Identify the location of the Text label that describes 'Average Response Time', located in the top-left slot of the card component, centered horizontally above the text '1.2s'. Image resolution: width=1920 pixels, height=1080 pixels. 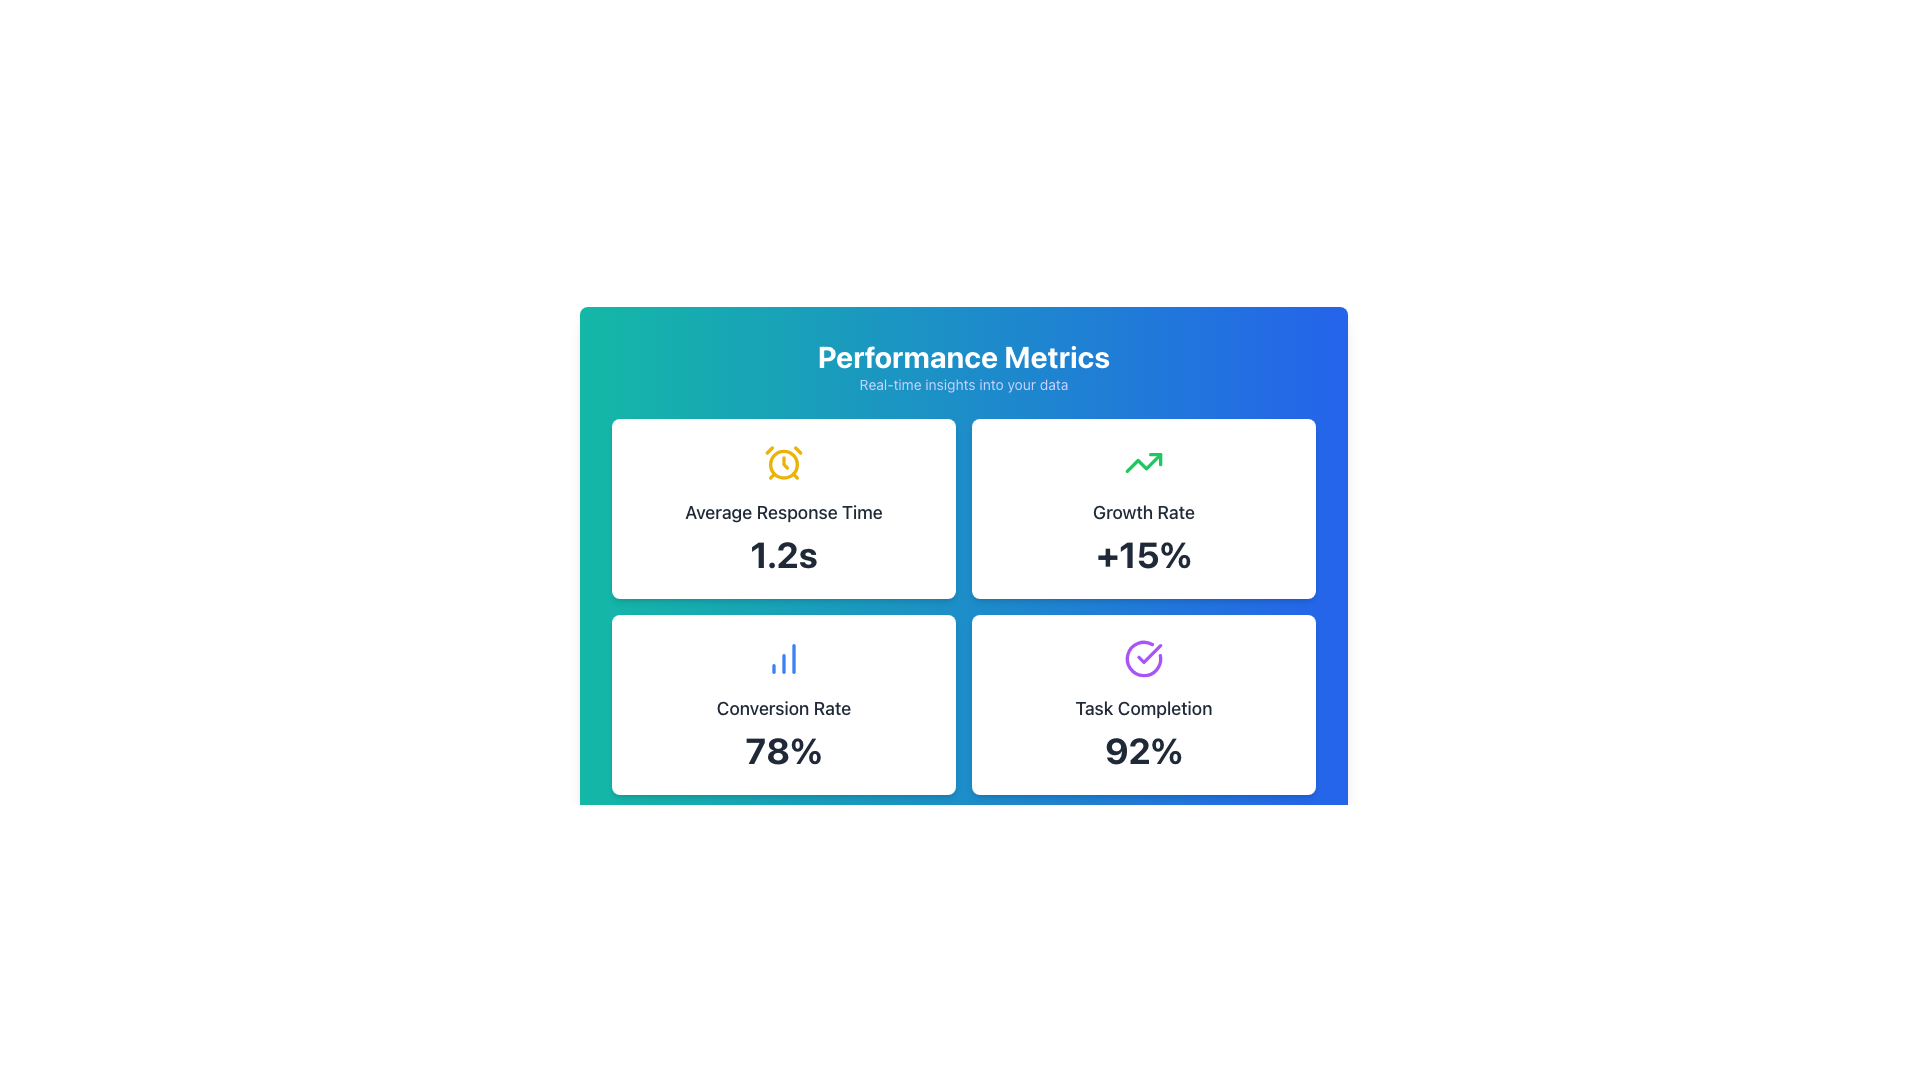
(782, 512).